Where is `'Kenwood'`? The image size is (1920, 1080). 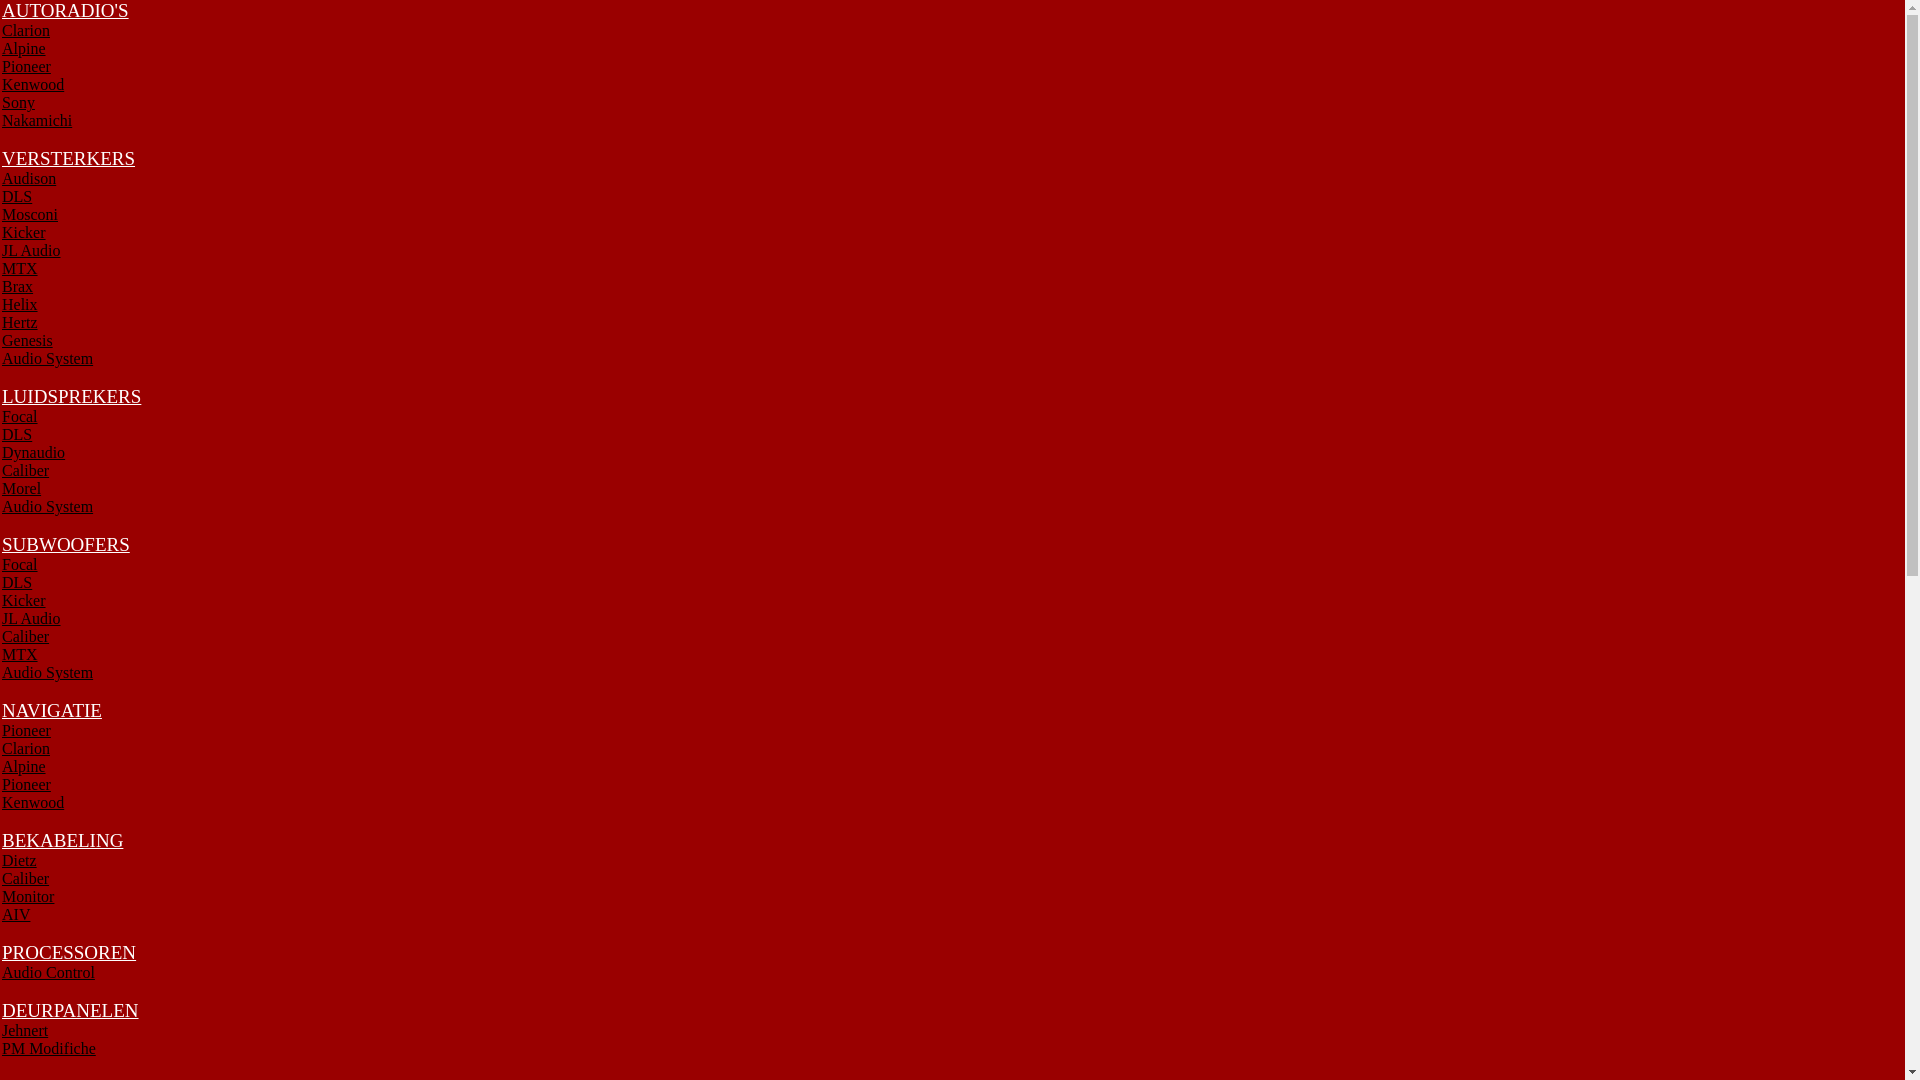
'Kenwood' is located at coordinates (33, 83).